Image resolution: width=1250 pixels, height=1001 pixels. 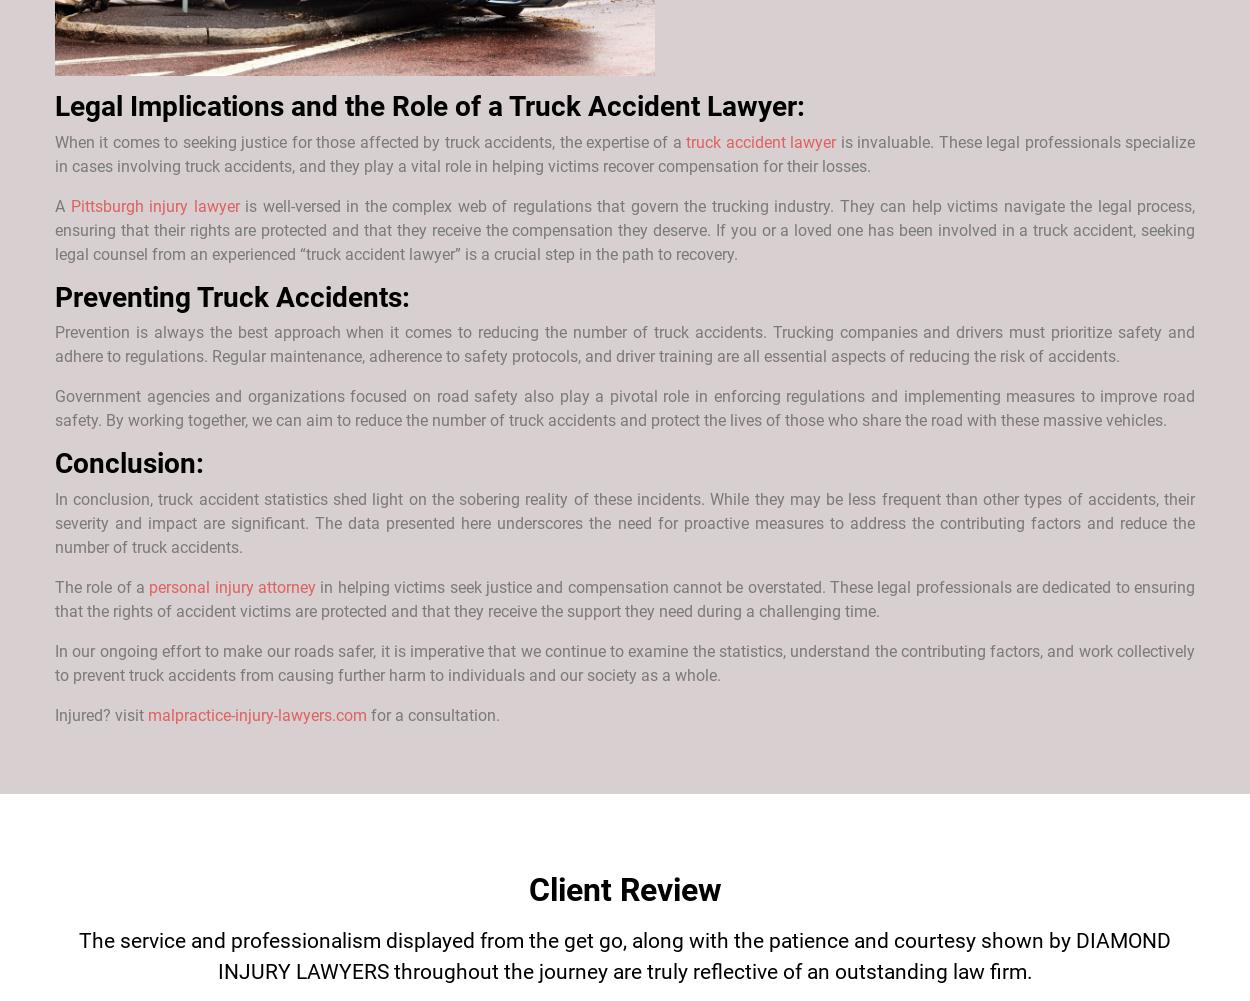 What do you see at coordinates (231, 587) in the screenshot?
I see `'personal injury attorney'` at bounding box center [231, 587].